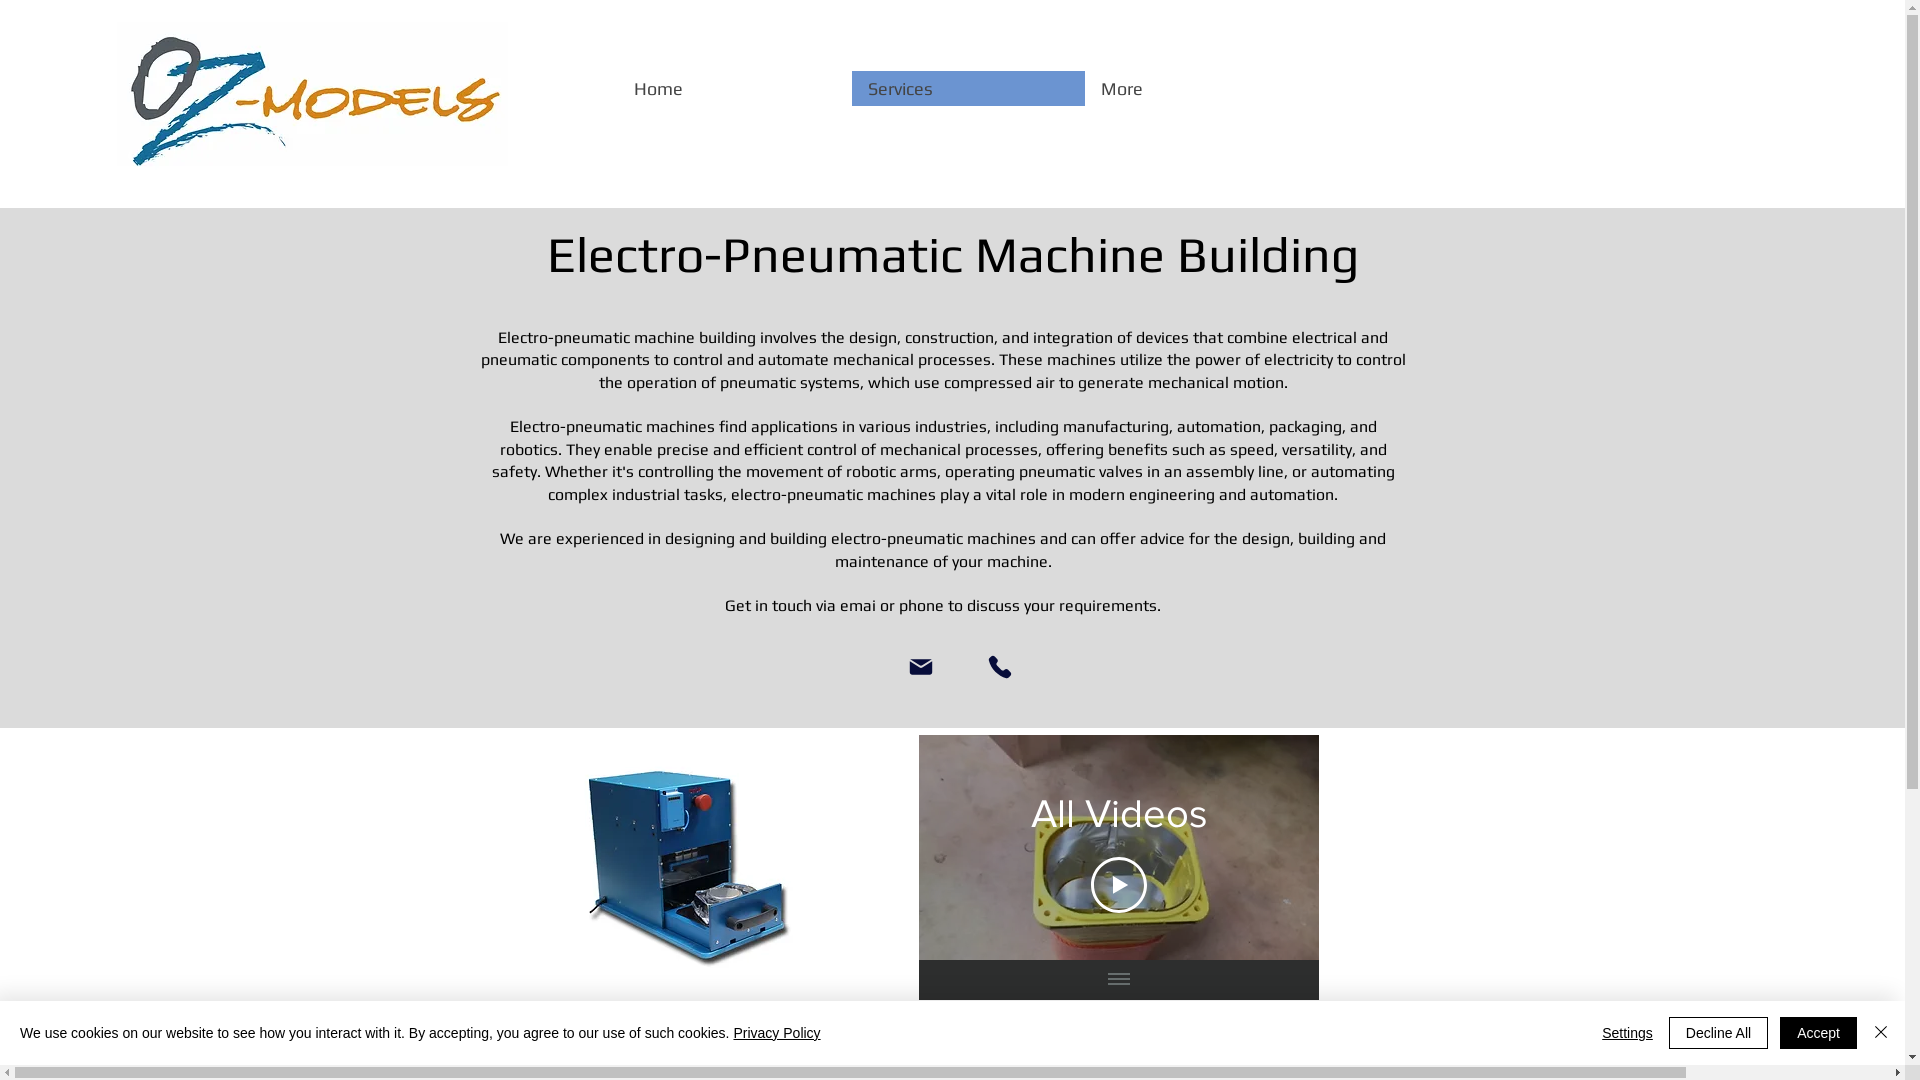 This screenshot has height=1080, width=1920. I want to click on 'Decline All', so click(1717, 1033).